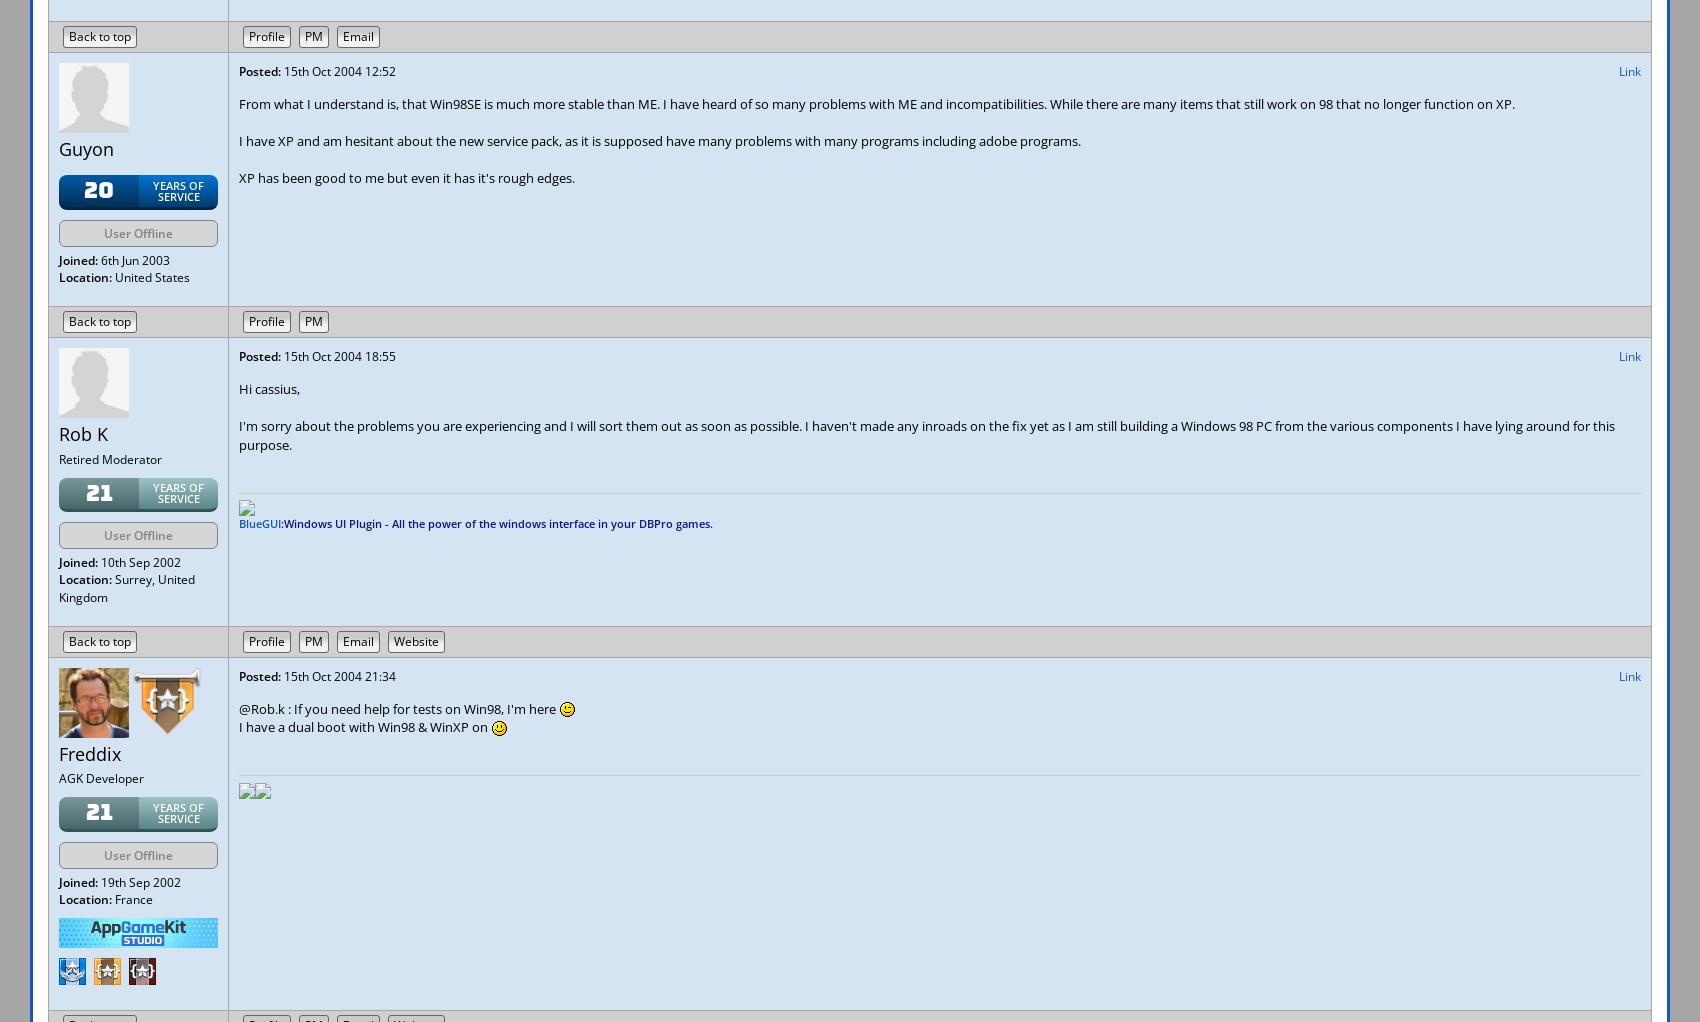  I want to click on ':Windows UI Plugin - All the power of the windows interface in your DBPro games.', so click(497, 522).